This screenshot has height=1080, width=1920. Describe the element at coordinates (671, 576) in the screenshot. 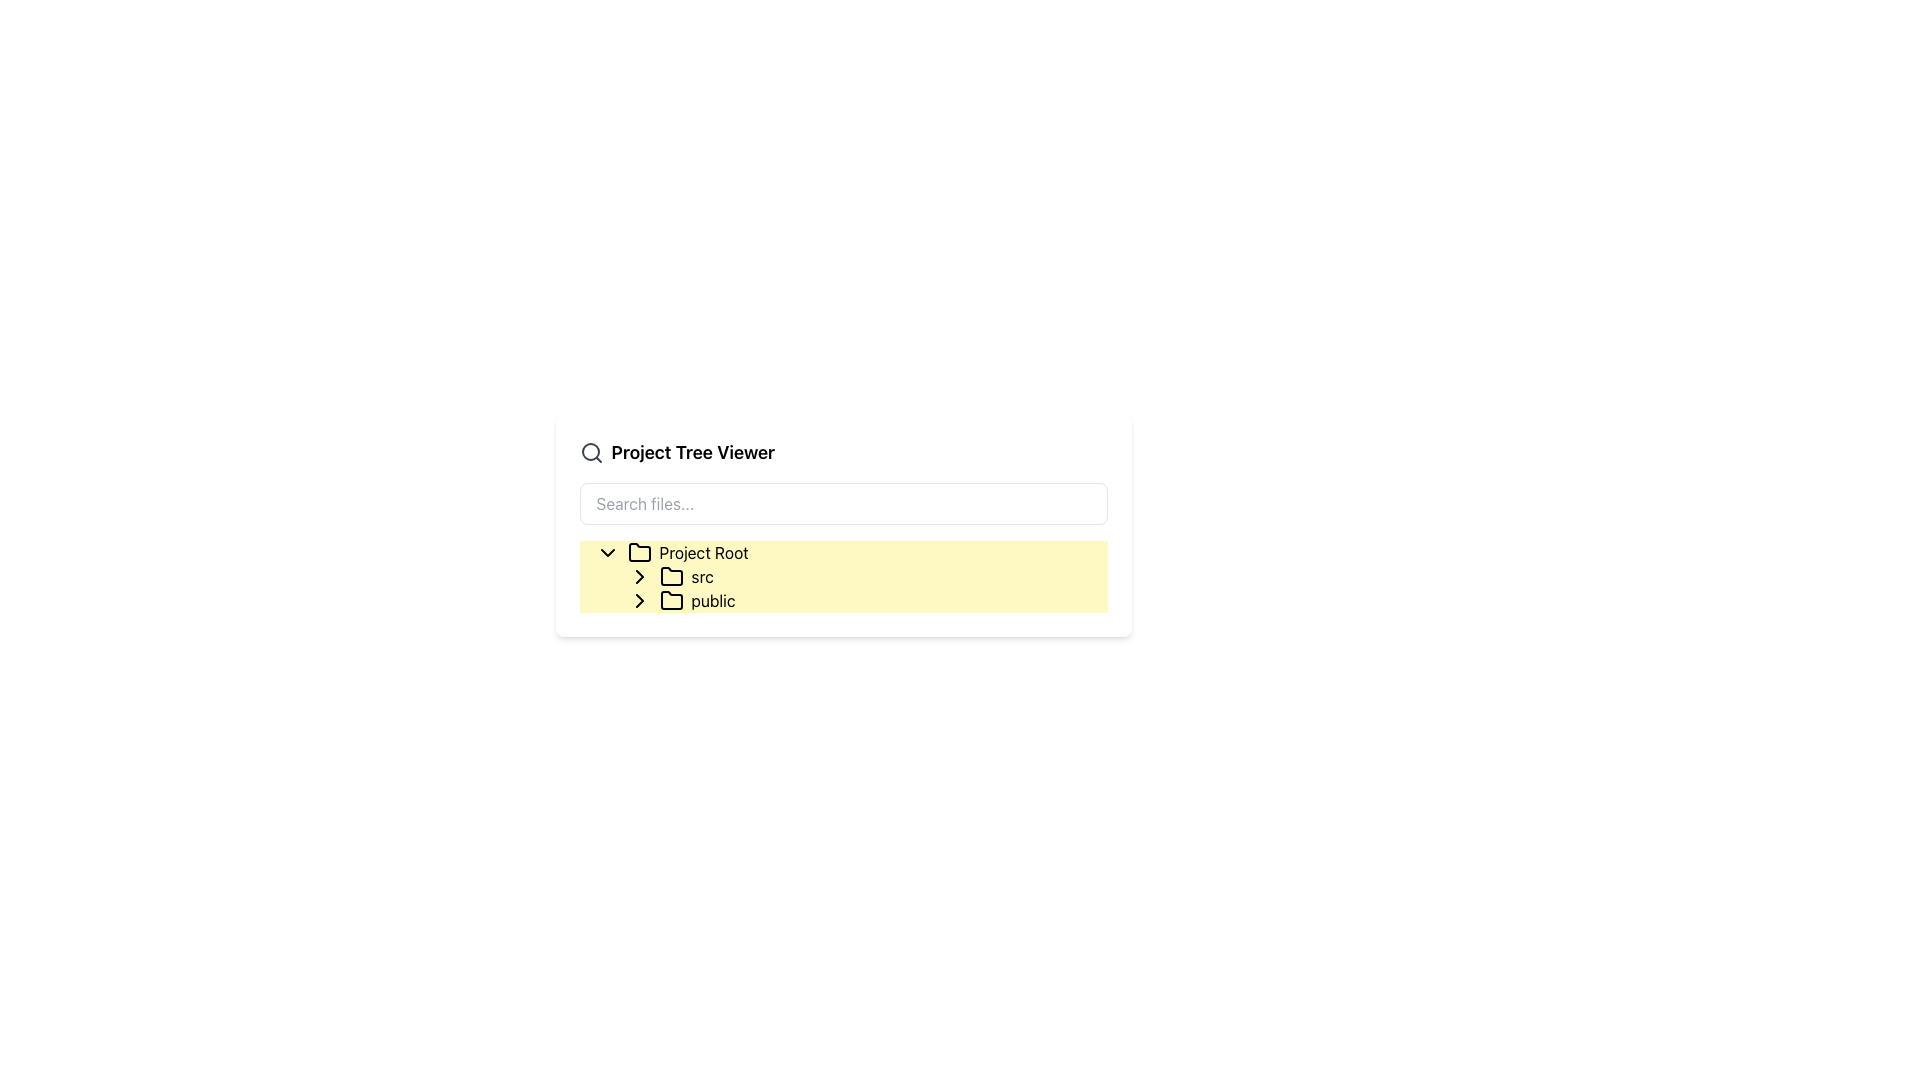

I see `the folder icon adjacent to the 'src' label in the 'Project Tree Viewer'` at that location.